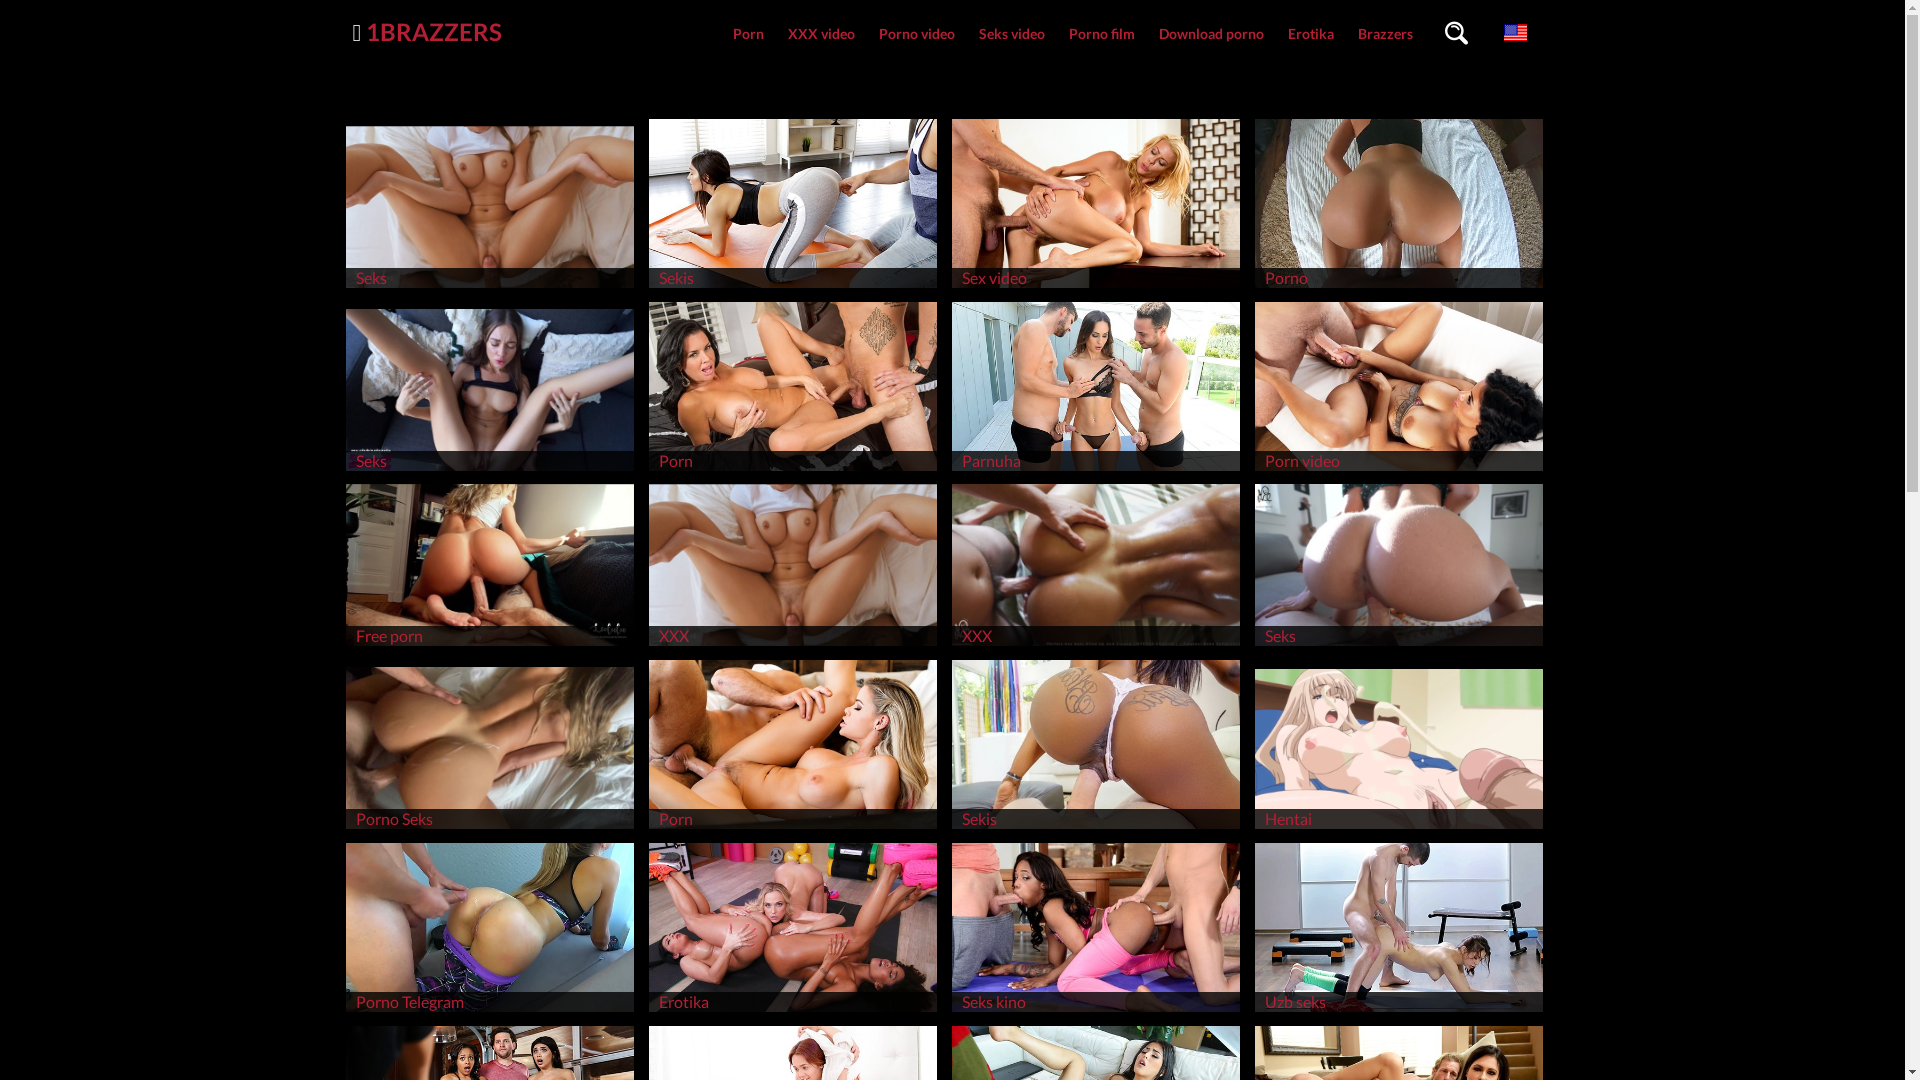  What do you see at coordinates (432, 31) in the screenshot?
I see `'1BRAZZERS'` at bounding box center [432, 31].